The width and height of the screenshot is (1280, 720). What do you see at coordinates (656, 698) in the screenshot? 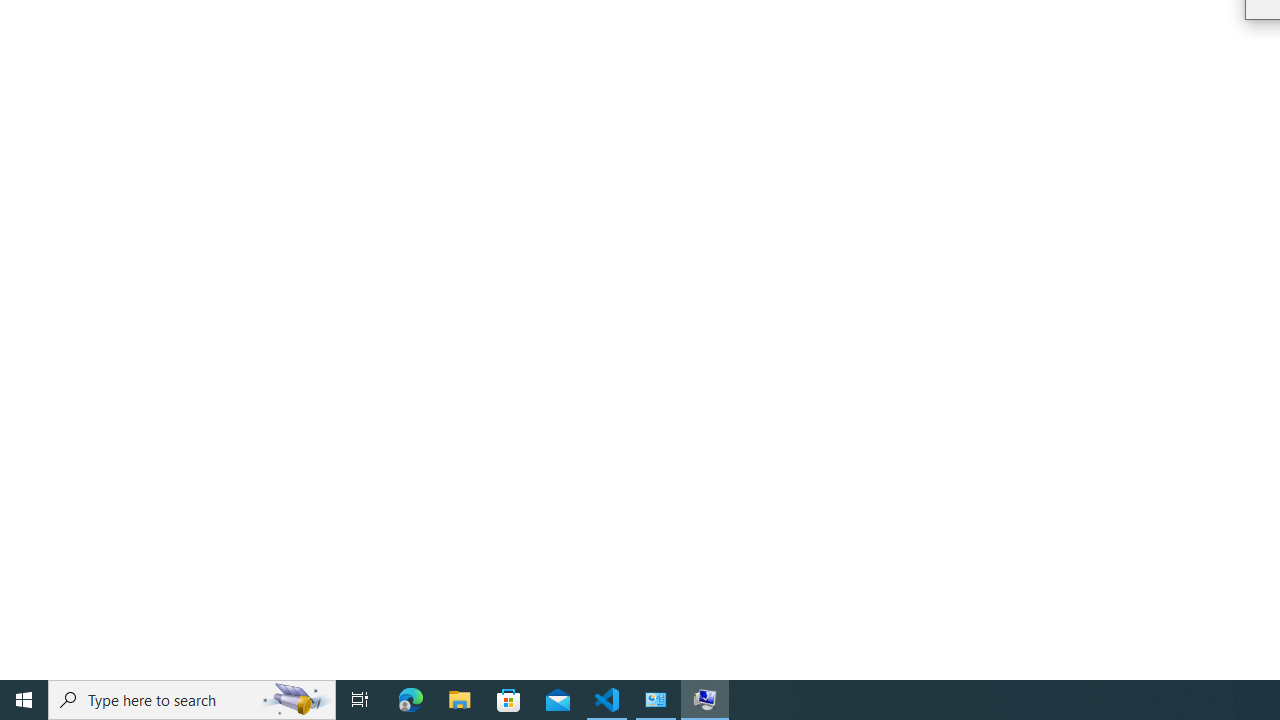
I see `'Control Panel - 1 running window'` at bounding box center [656, 698].